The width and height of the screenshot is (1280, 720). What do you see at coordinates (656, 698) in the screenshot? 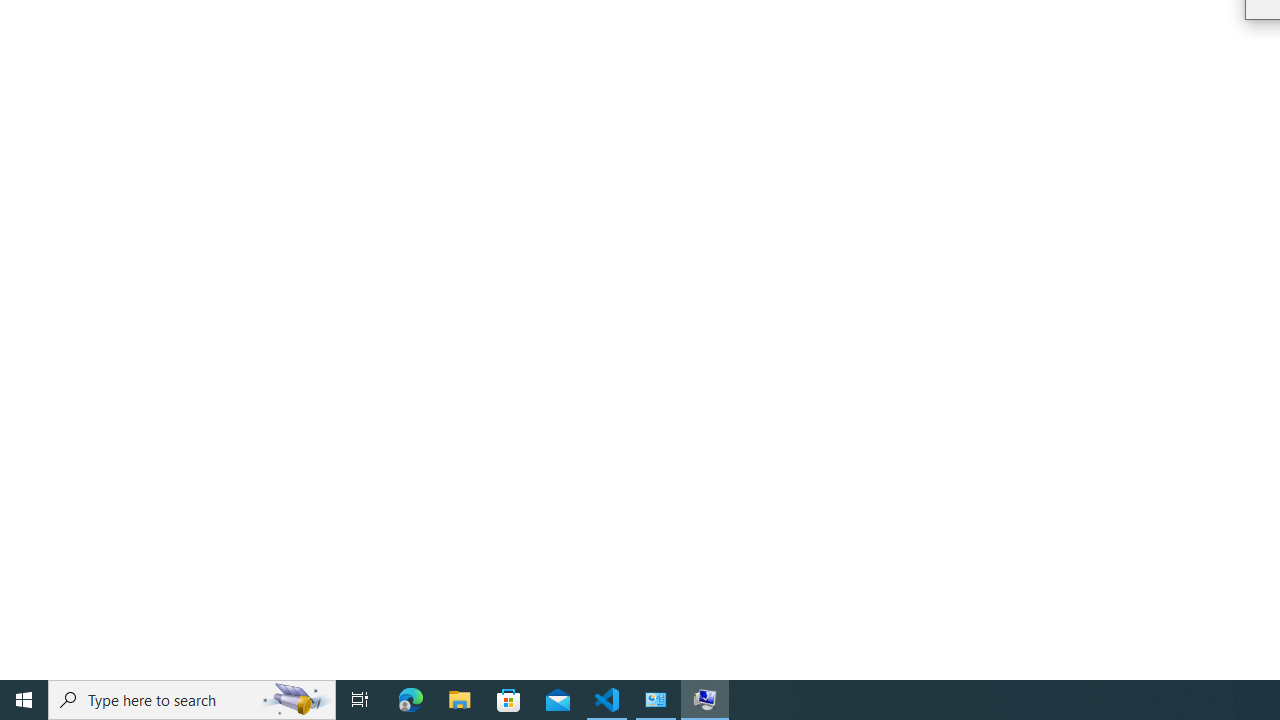
I see `'Control Panel - 1 running window'` at bounding box center [656, 698].